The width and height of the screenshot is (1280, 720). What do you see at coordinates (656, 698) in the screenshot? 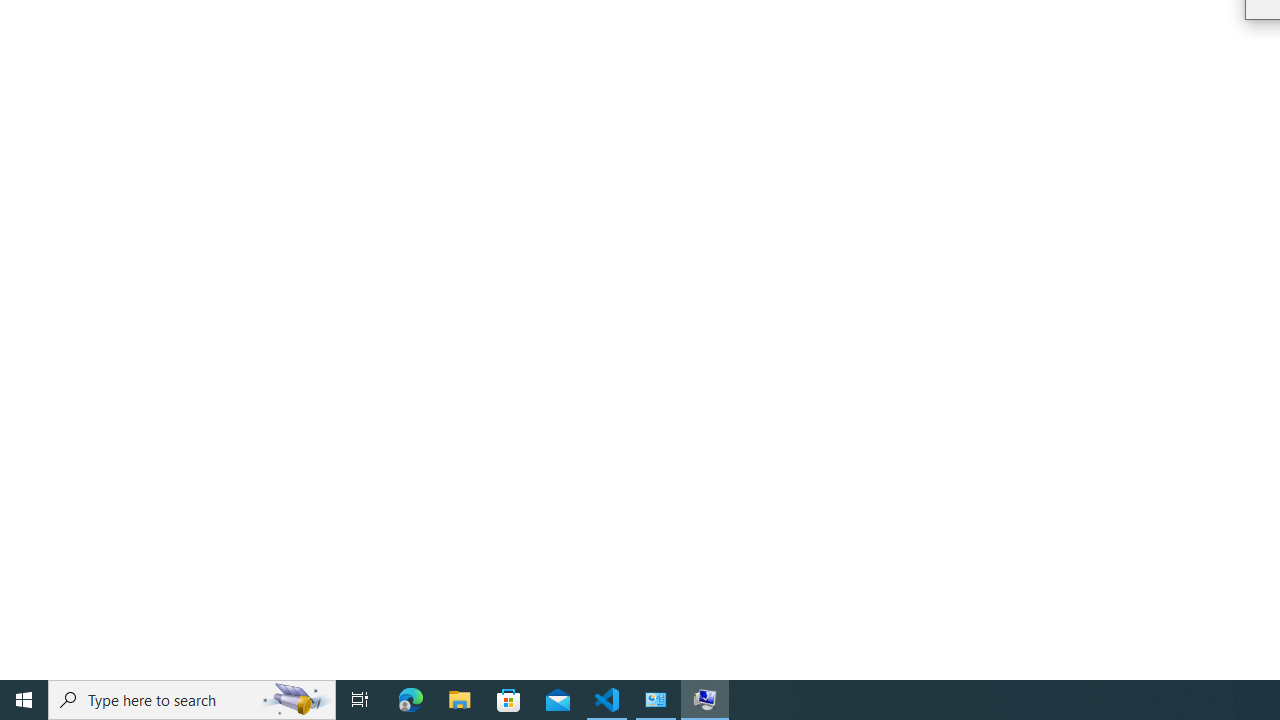
I see `'Control Panel - 1 running window'` at bounding box center [656, 698].